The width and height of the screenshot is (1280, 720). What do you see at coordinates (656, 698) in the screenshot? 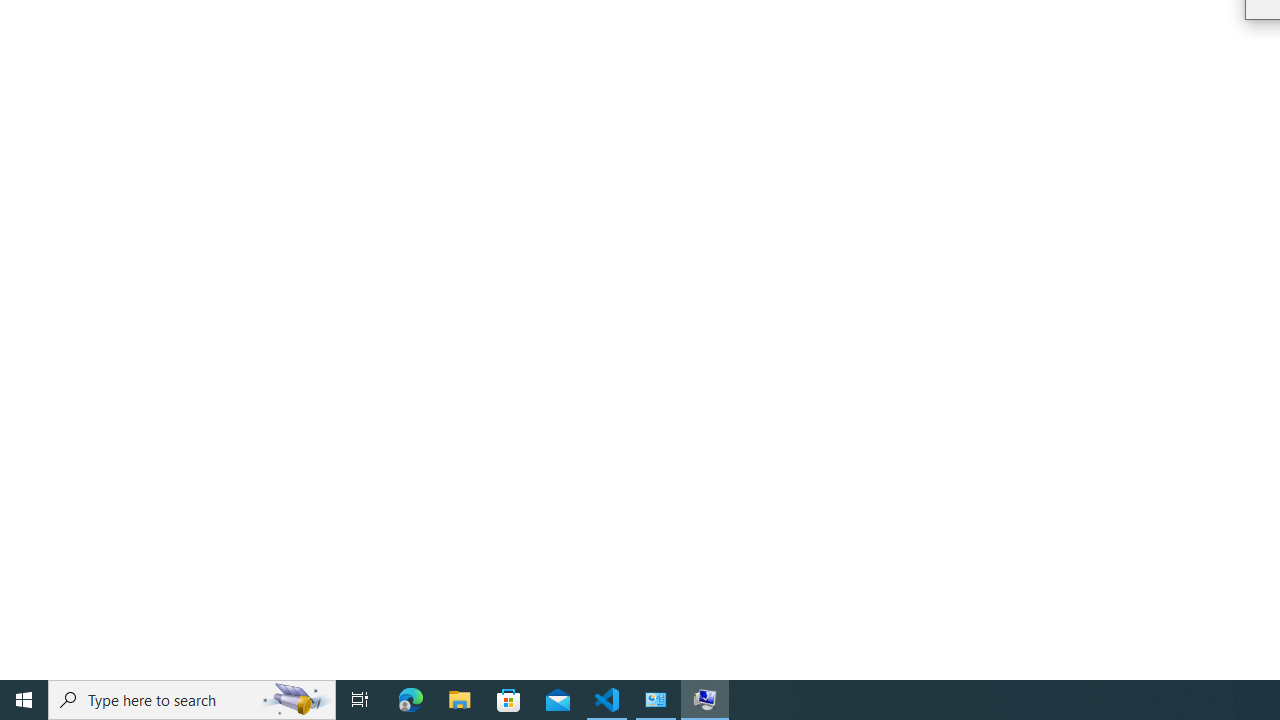
I see `'Control Panel - 1 running window'` at bounding box center [656, 698].